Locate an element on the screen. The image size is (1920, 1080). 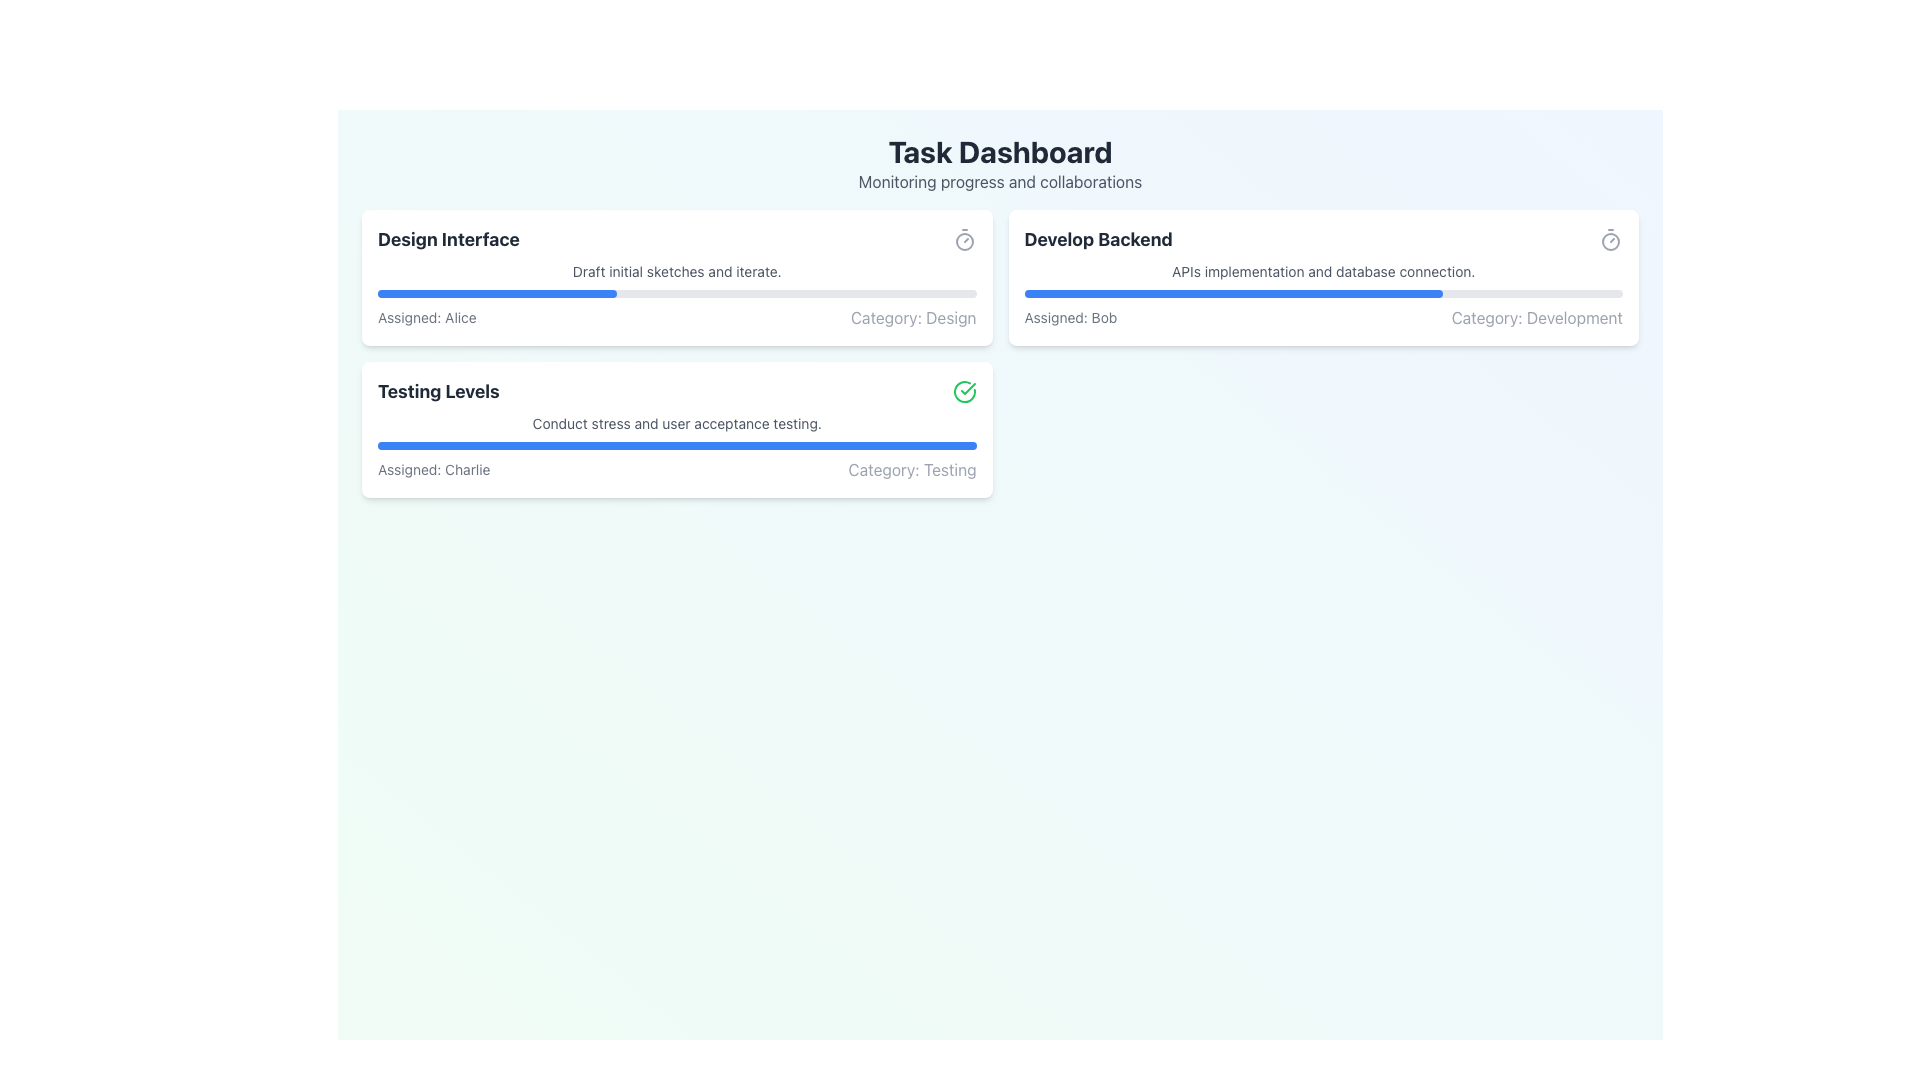
the Text Label that provides a brief description of the task within the 'Testing Levels' card, located directly beneath the title and icon is located at coordinates (677, 423).